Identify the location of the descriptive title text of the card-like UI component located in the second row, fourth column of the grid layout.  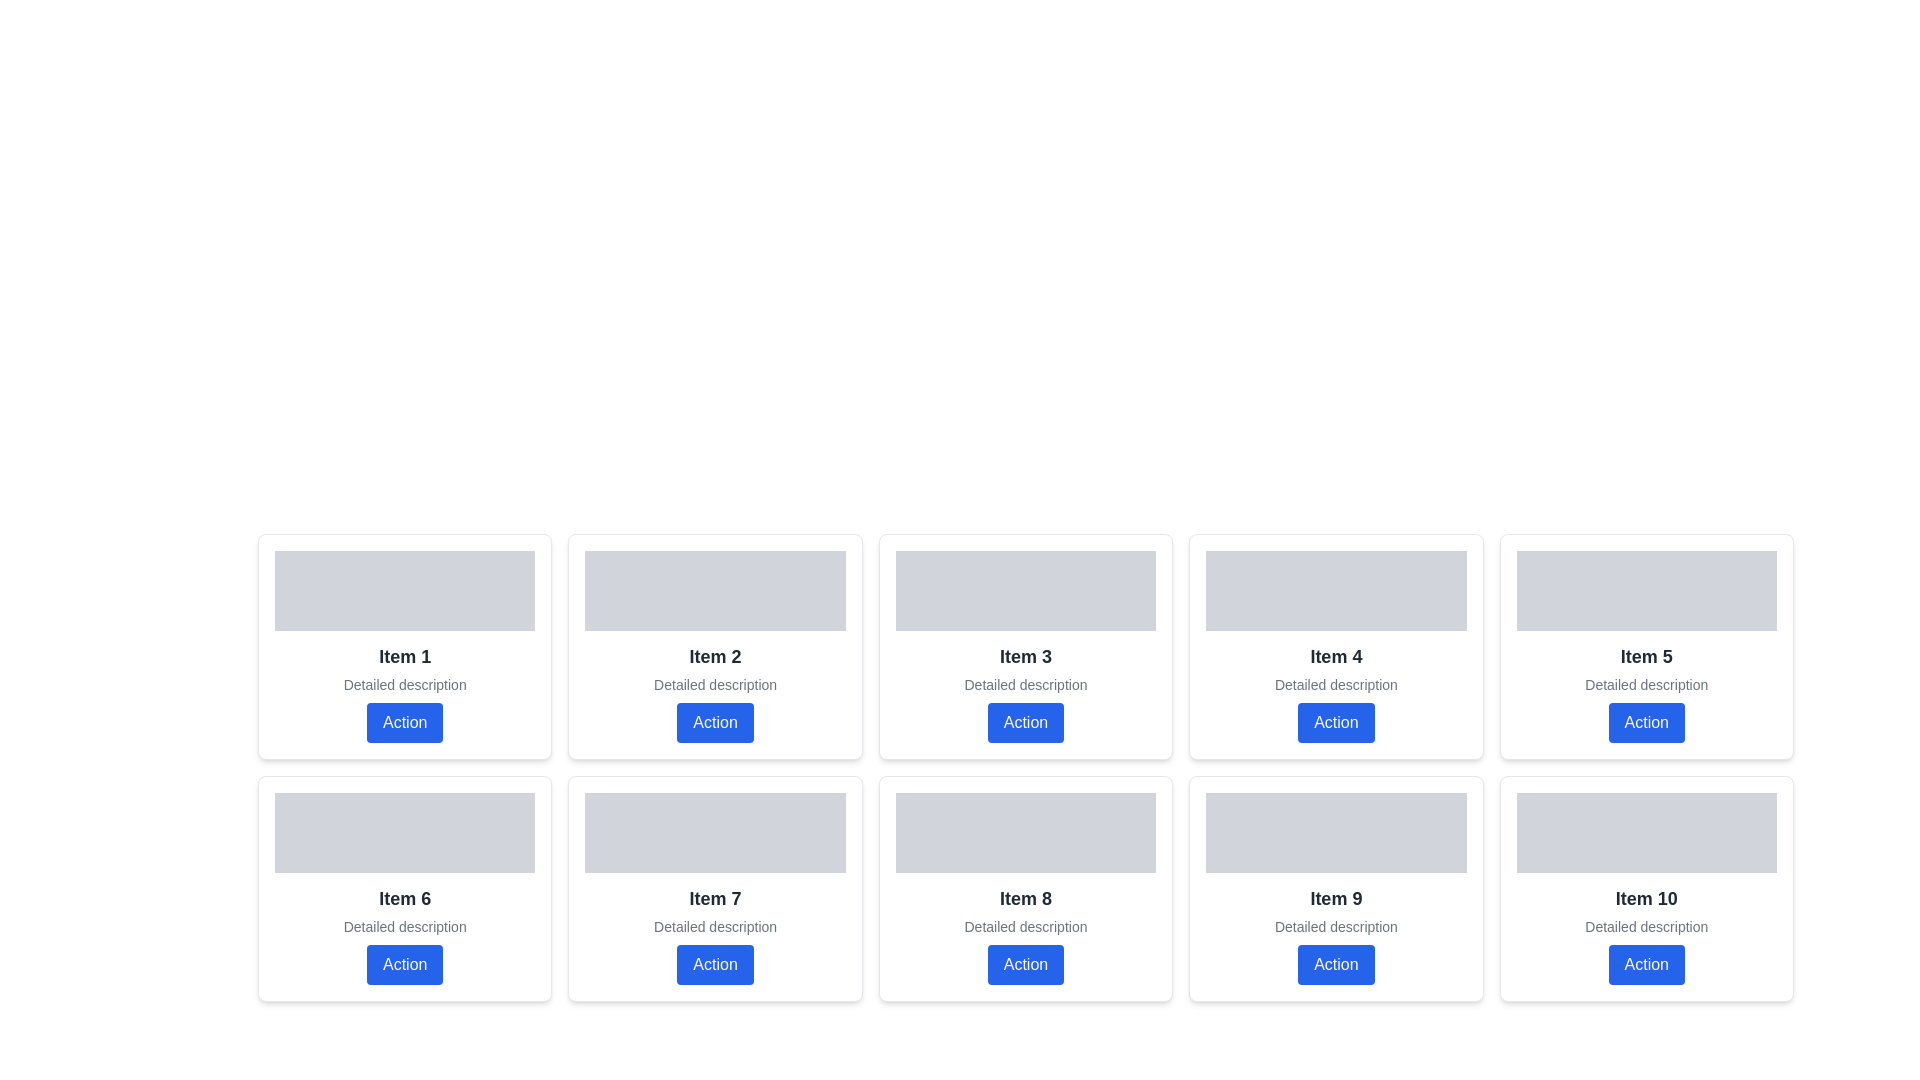
(1336, 897).